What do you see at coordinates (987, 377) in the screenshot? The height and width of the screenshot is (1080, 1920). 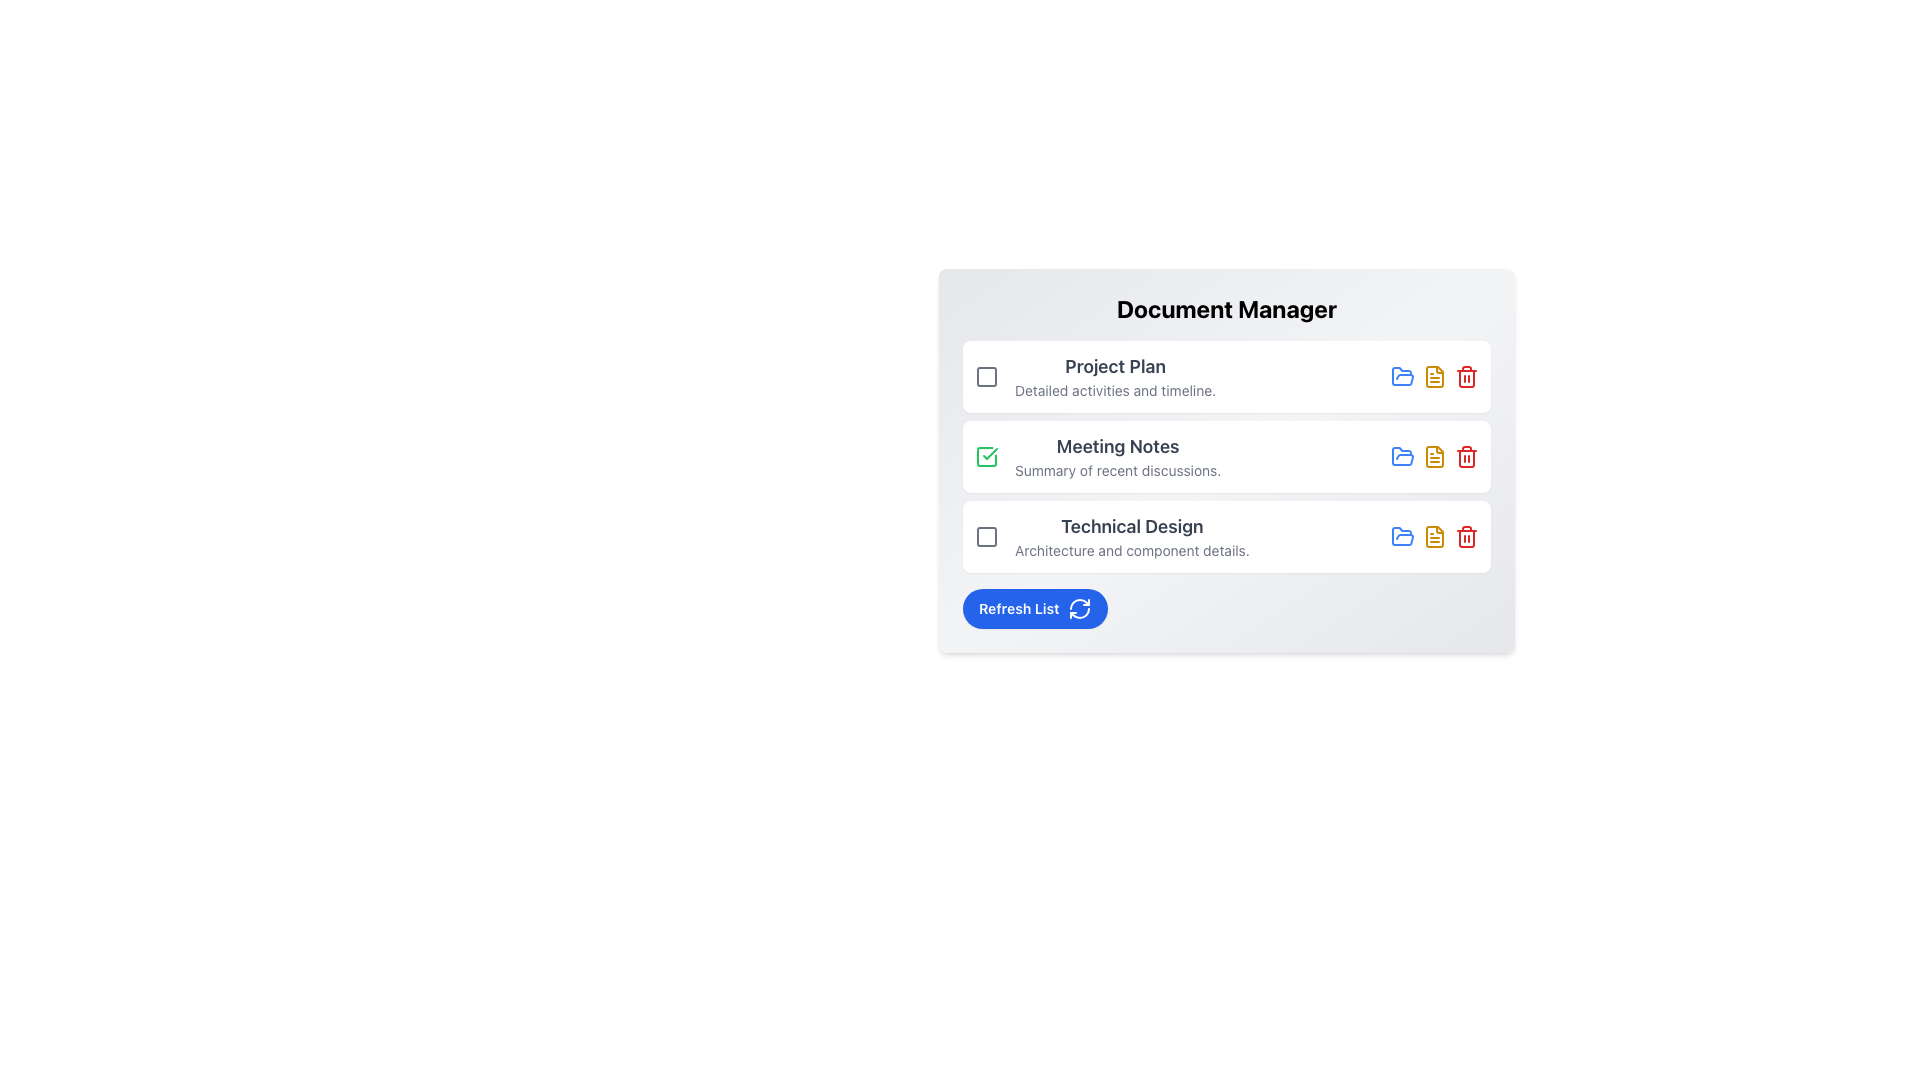 I see `the square icon with a gray border located to the left of 'Project Plan'` at bounding box center [987, 377].